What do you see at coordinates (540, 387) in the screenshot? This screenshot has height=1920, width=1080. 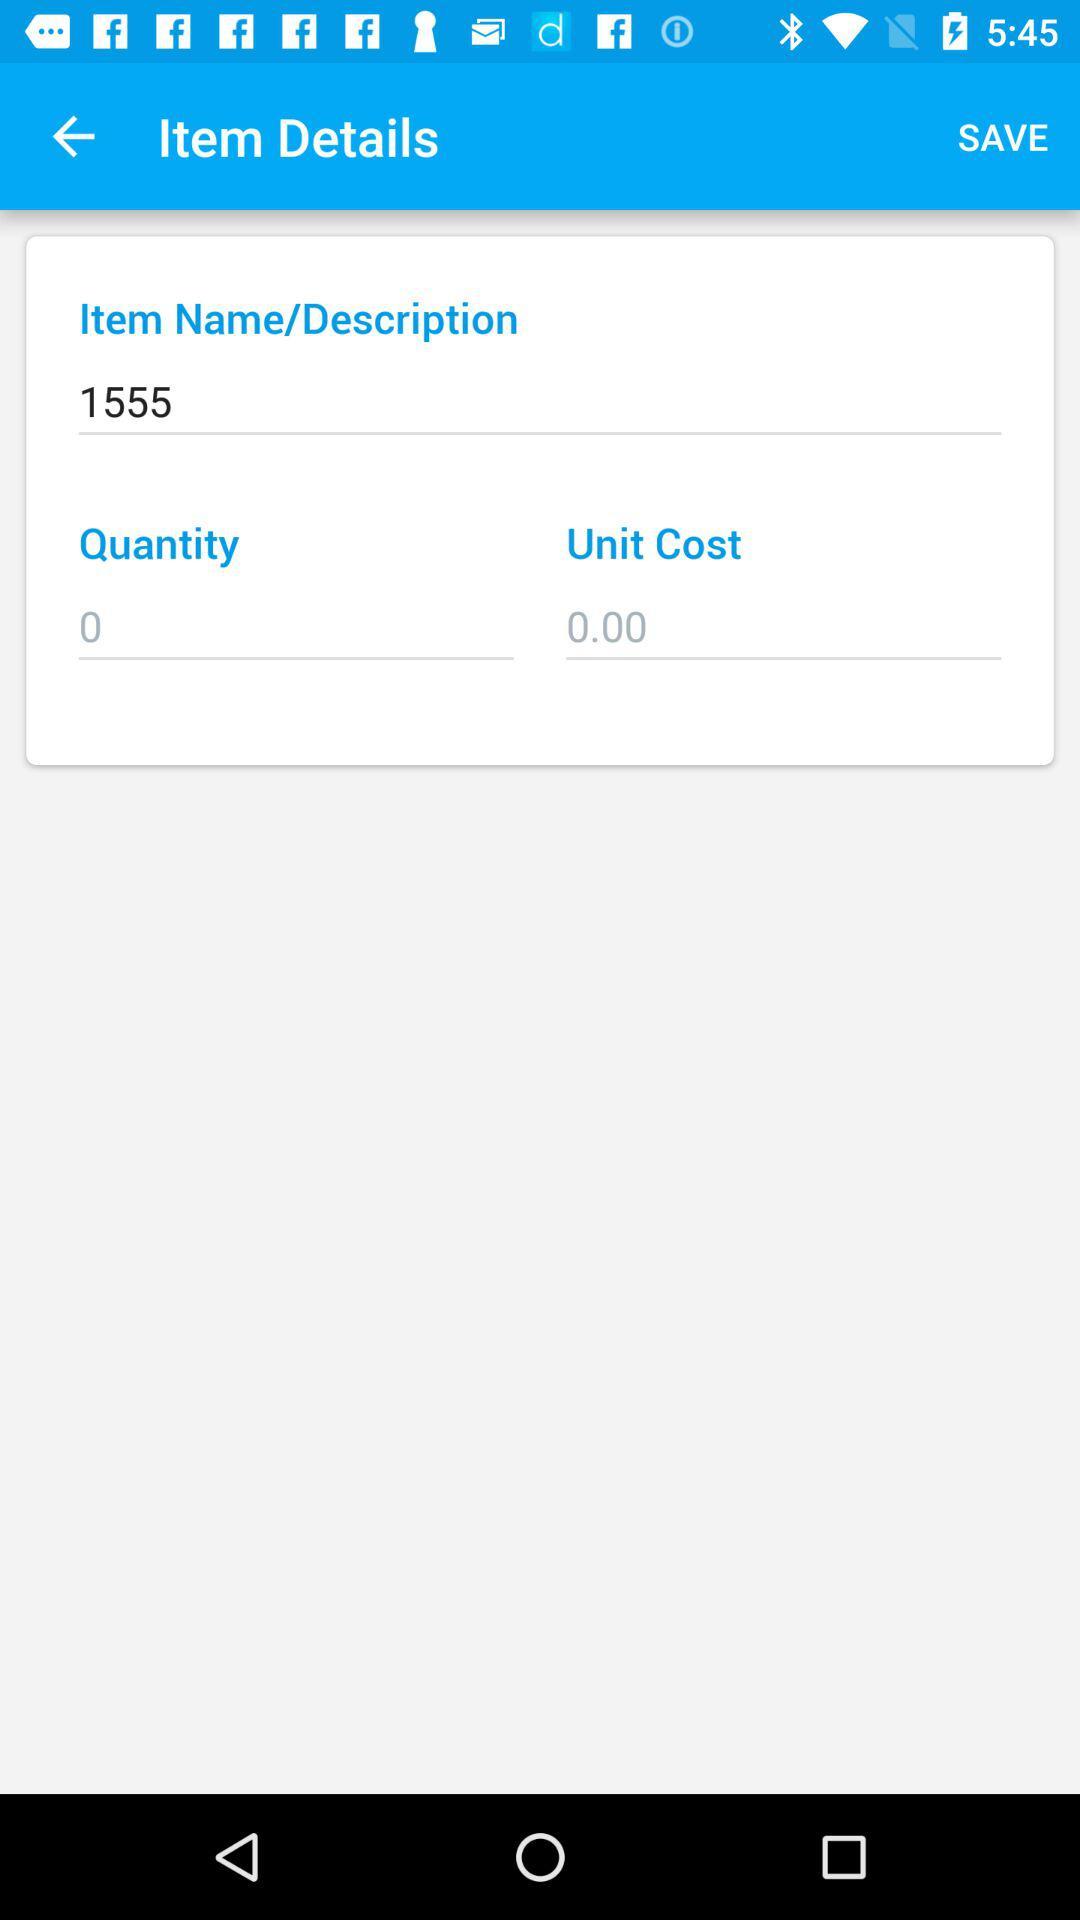 I see `1555 item` at bounding box center [540, 387].